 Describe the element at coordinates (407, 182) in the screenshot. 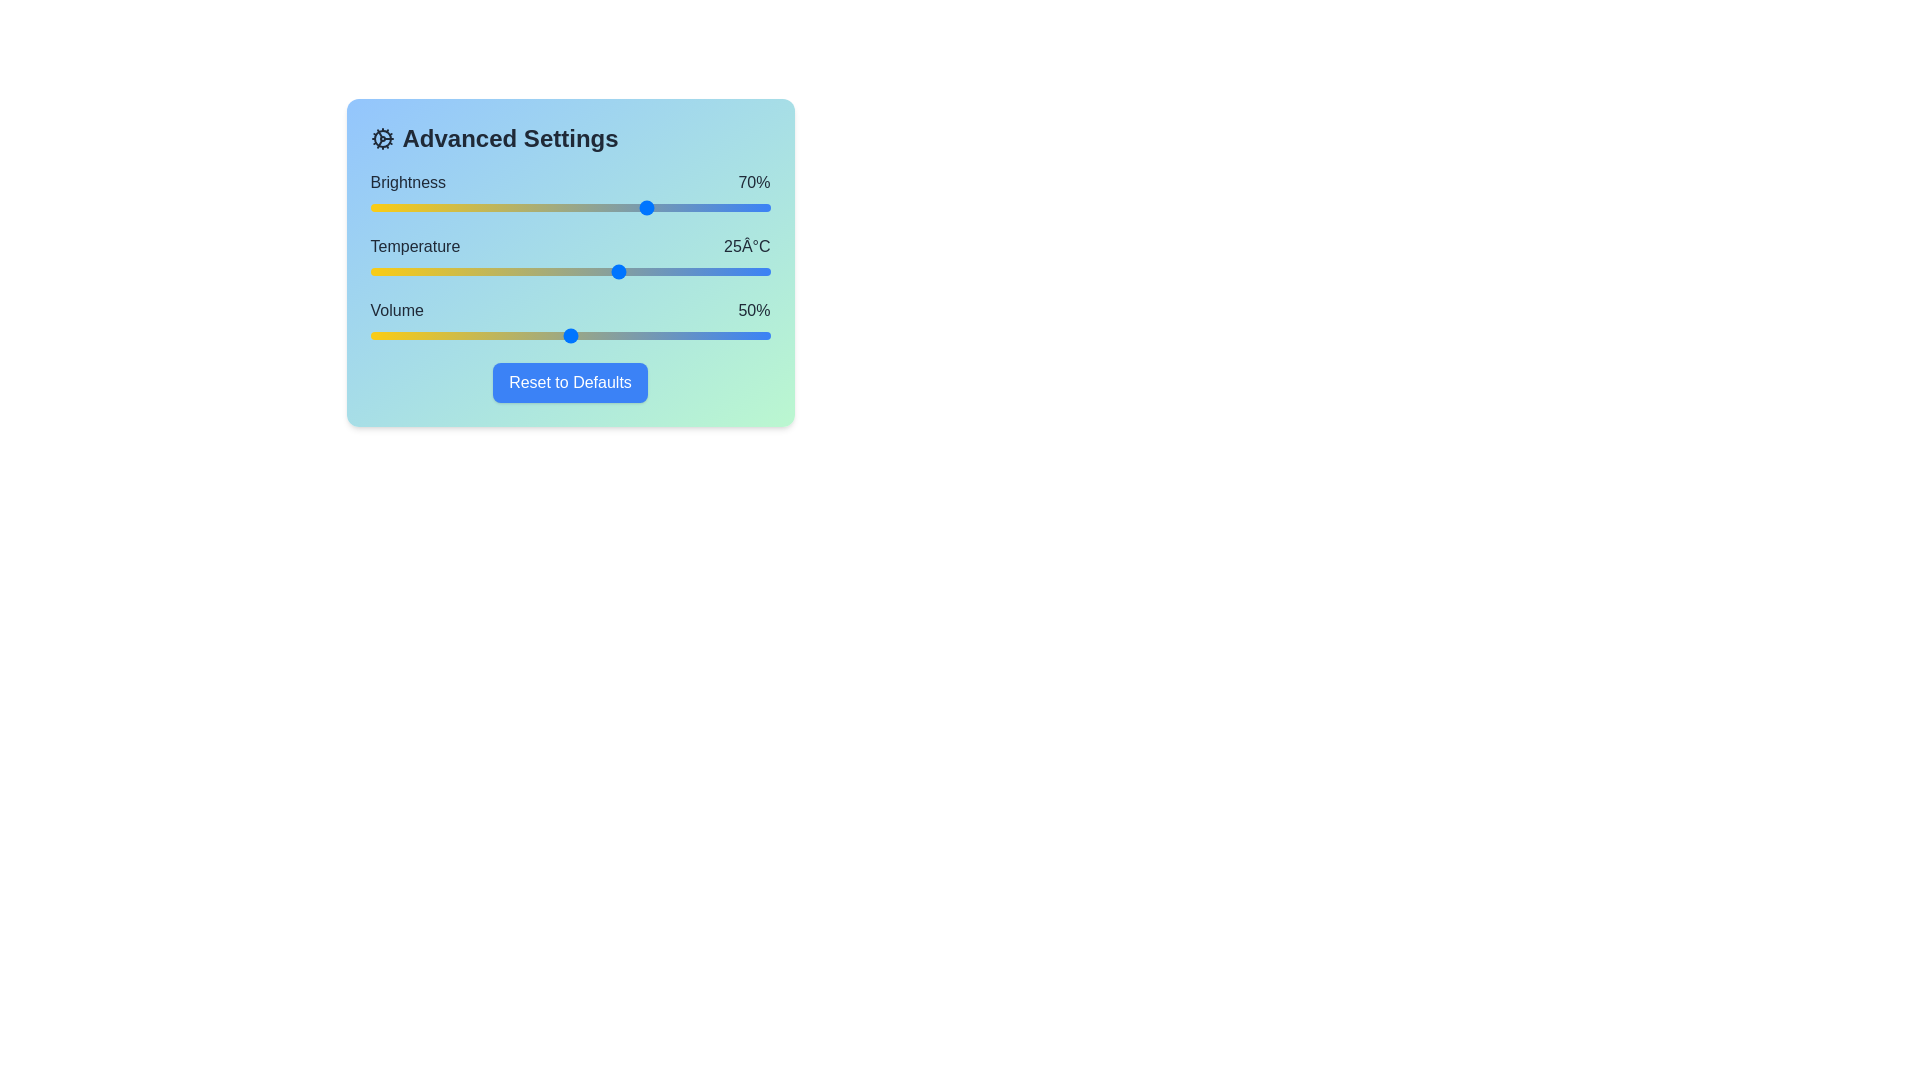

I see `the text label Brightness to select it` at that location.